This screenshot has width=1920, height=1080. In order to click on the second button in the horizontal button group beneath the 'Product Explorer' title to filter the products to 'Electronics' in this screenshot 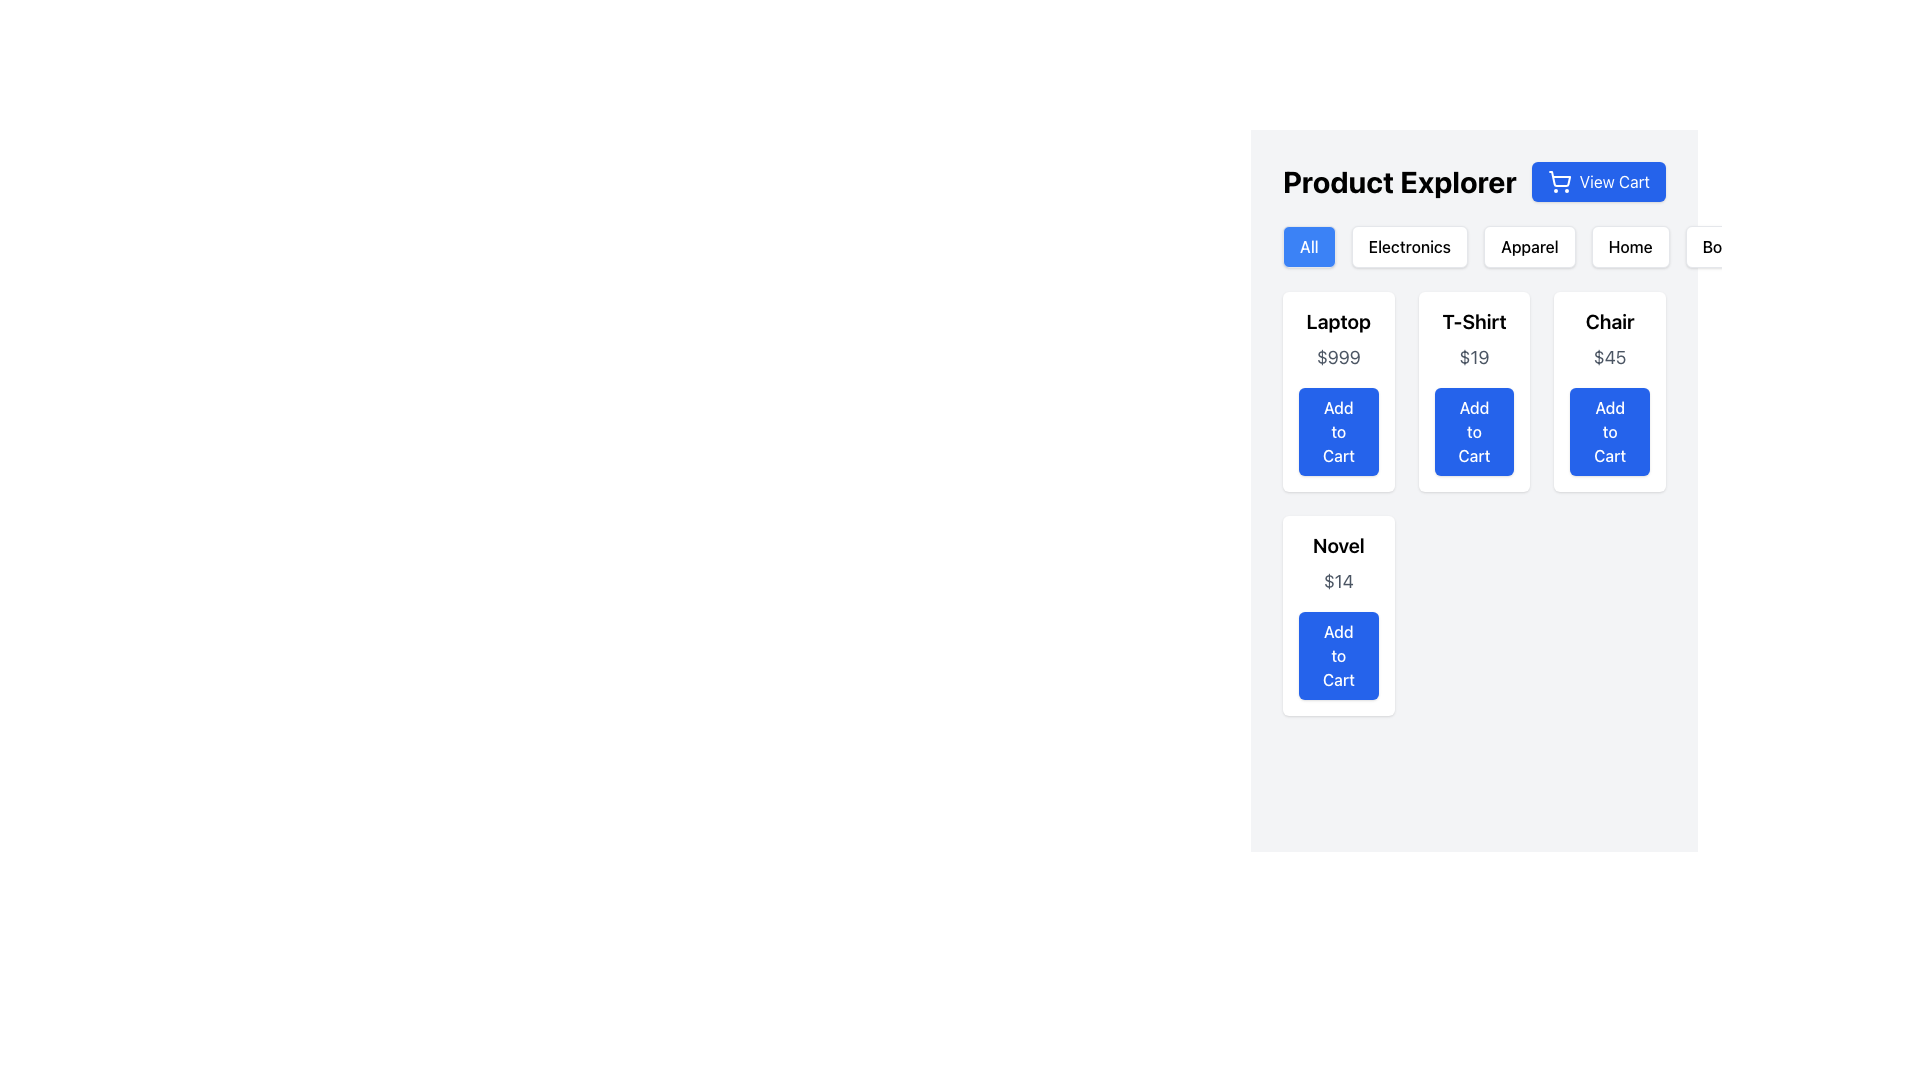, I will do `click(1408, 245)`.